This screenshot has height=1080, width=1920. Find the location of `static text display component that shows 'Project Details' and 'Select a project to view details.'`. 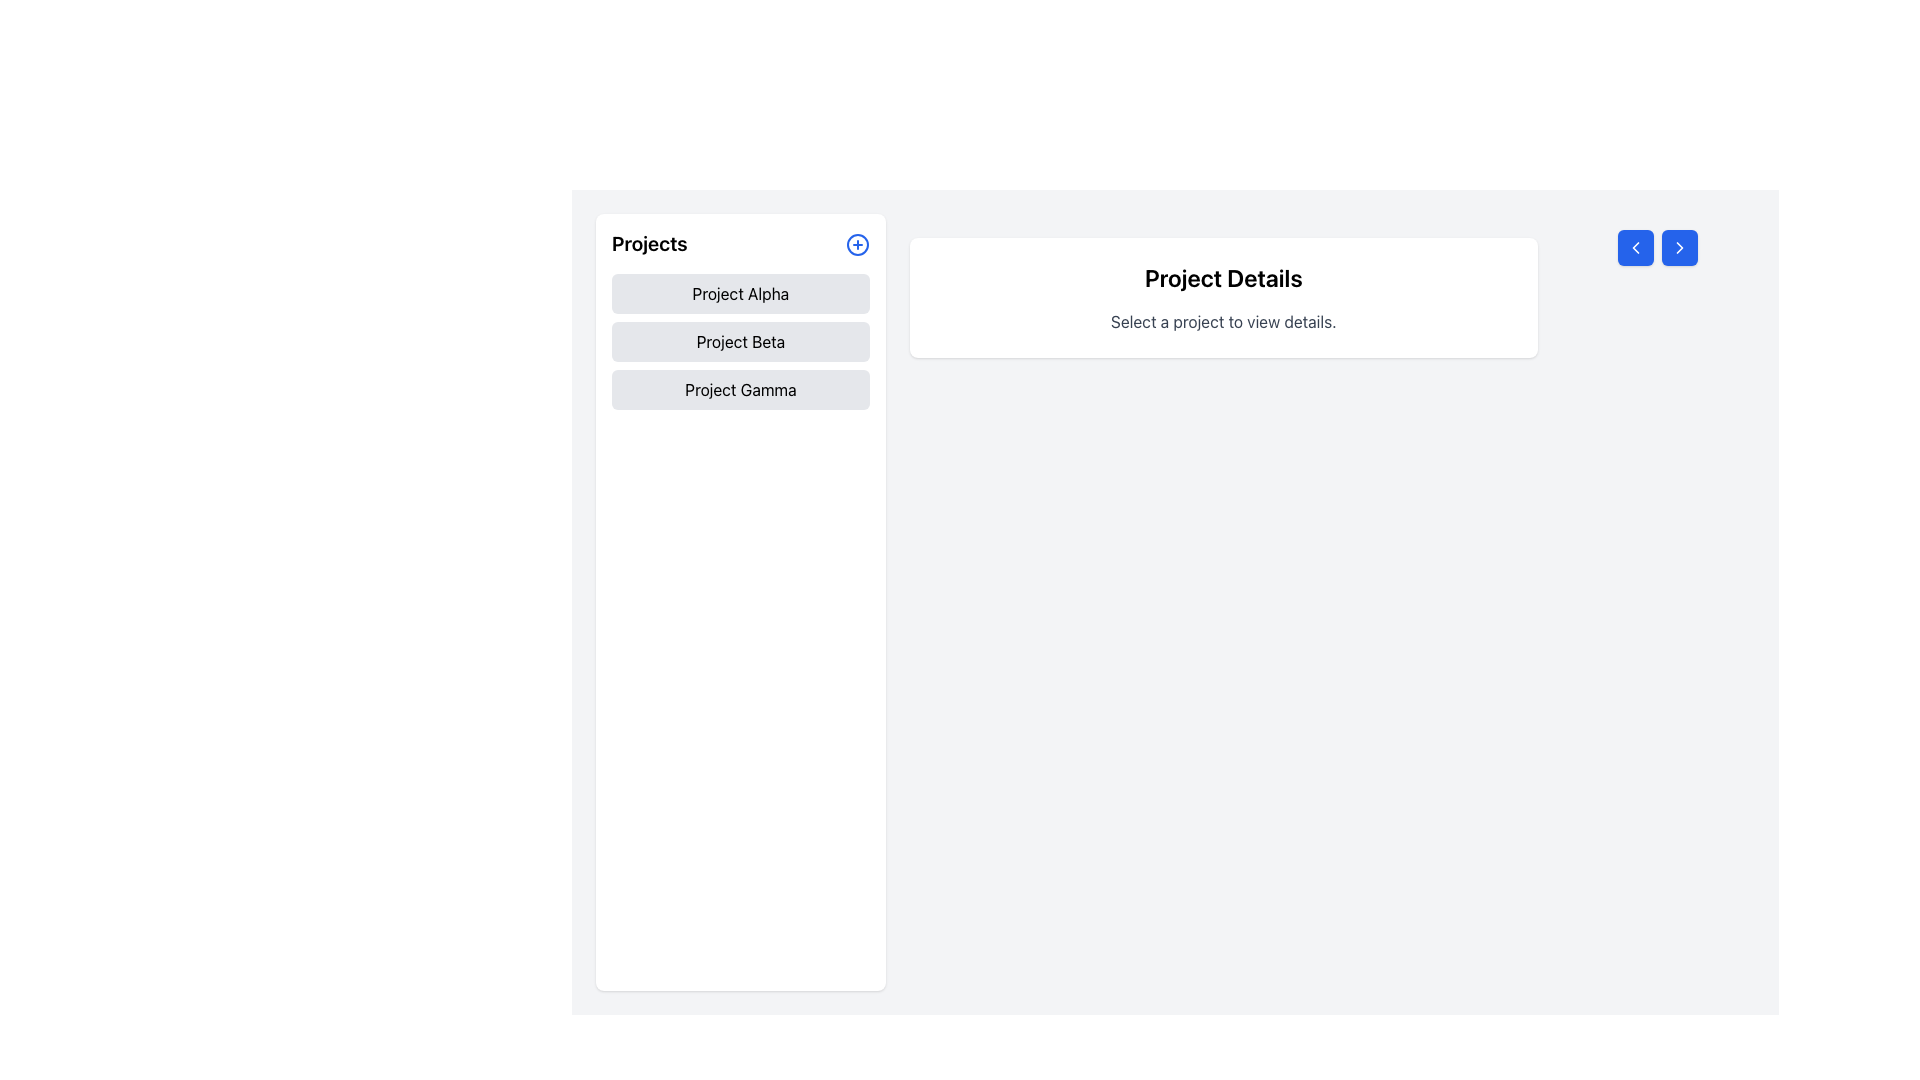

static text display component that shows 'Project Details' and 'Select a project to view details.' is located at coordinates (1222, 297).